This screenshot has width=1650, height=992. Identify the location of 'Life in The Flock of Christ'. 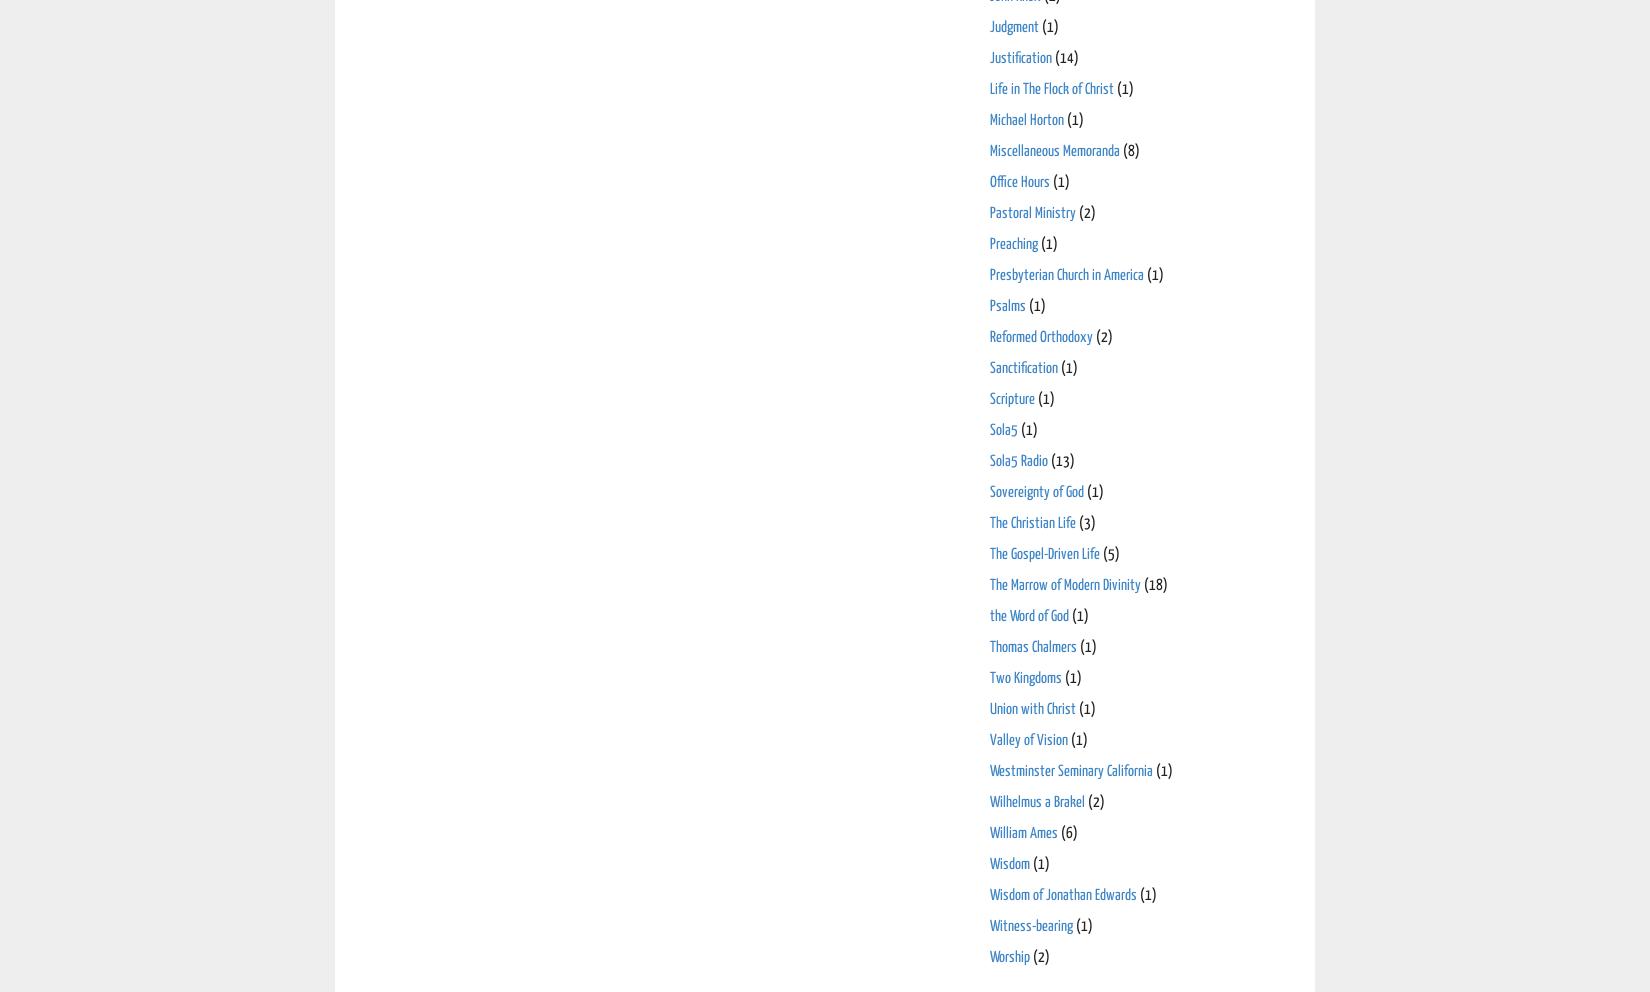
(990, 87).